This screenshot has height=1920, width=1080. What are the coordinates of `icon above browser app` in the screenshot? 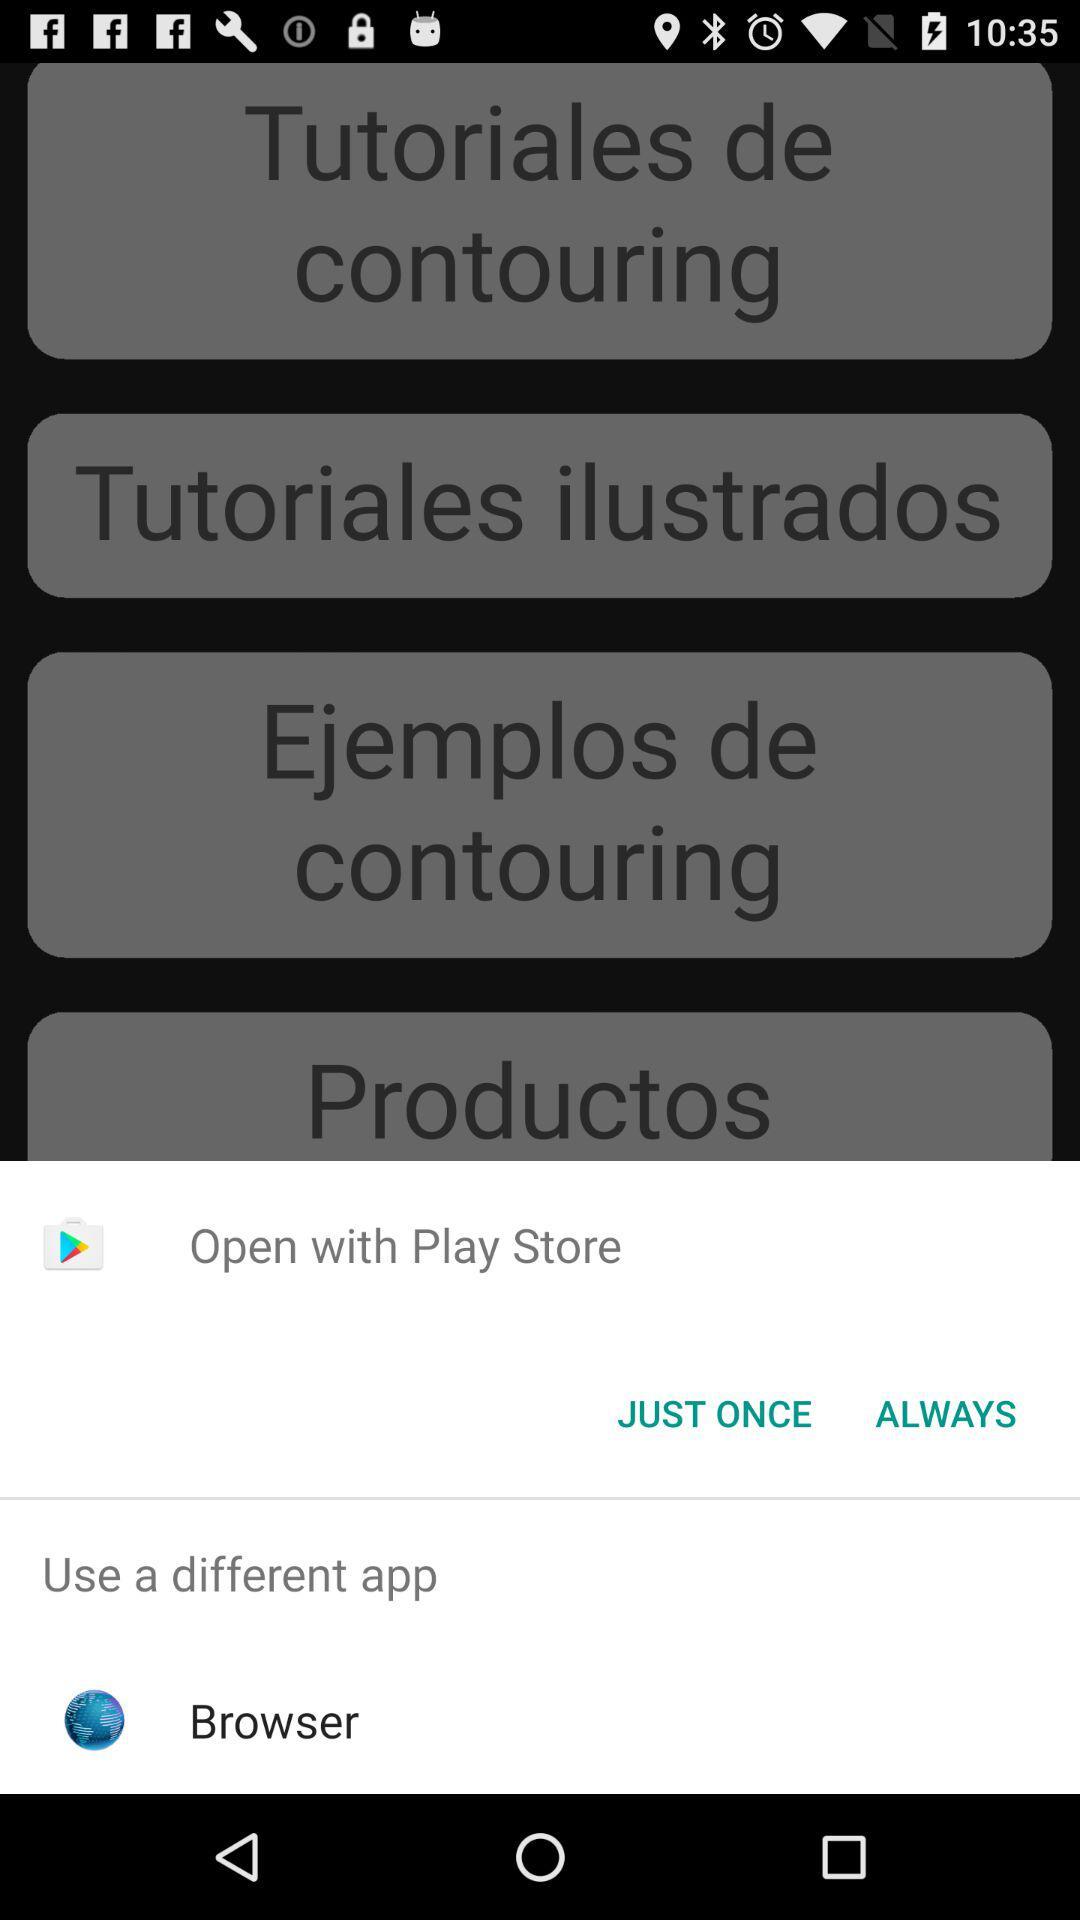 It's located at (540, 1572).